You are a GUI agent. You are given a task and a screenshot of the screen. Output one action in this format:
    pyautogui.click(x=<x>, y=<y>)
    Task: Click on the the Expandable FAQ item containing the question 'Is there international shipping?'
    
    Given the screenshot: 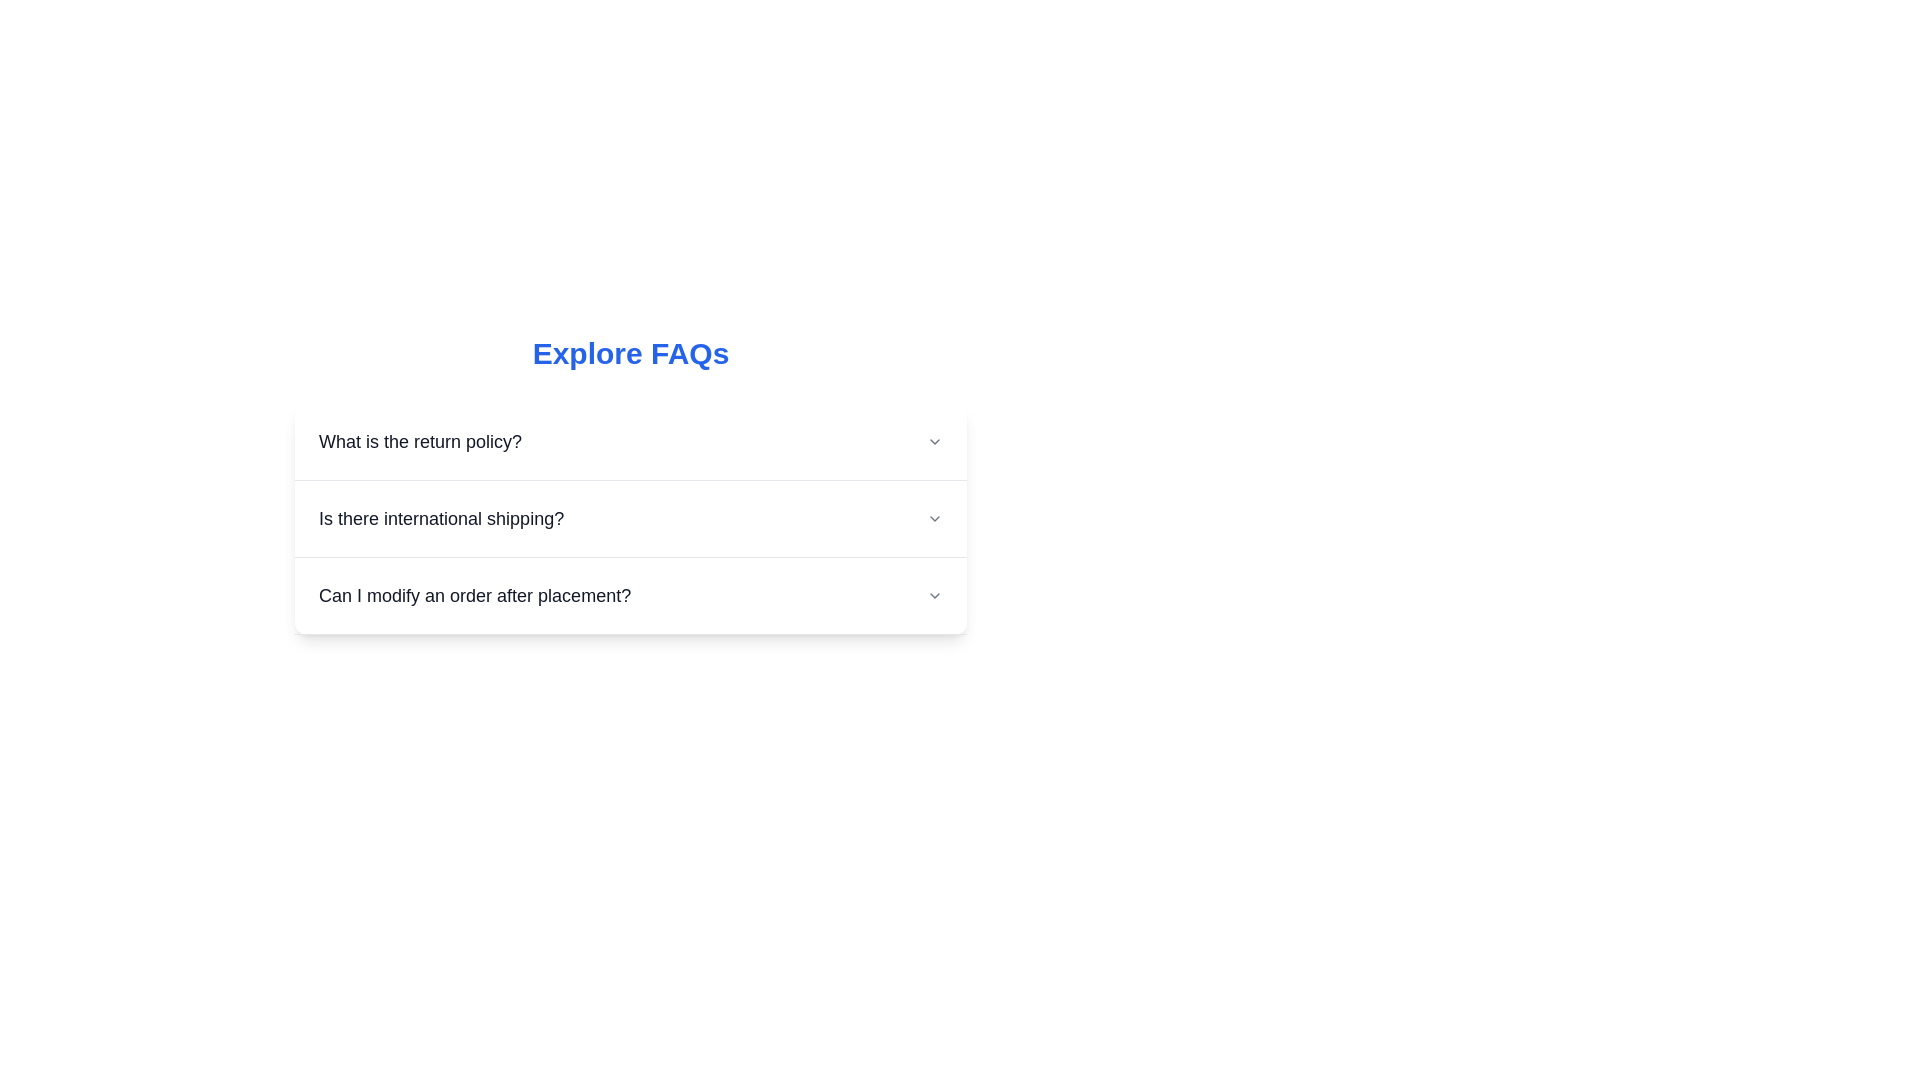 What is the action you would take?
    pyautogui.click(x=629, y=518)
    